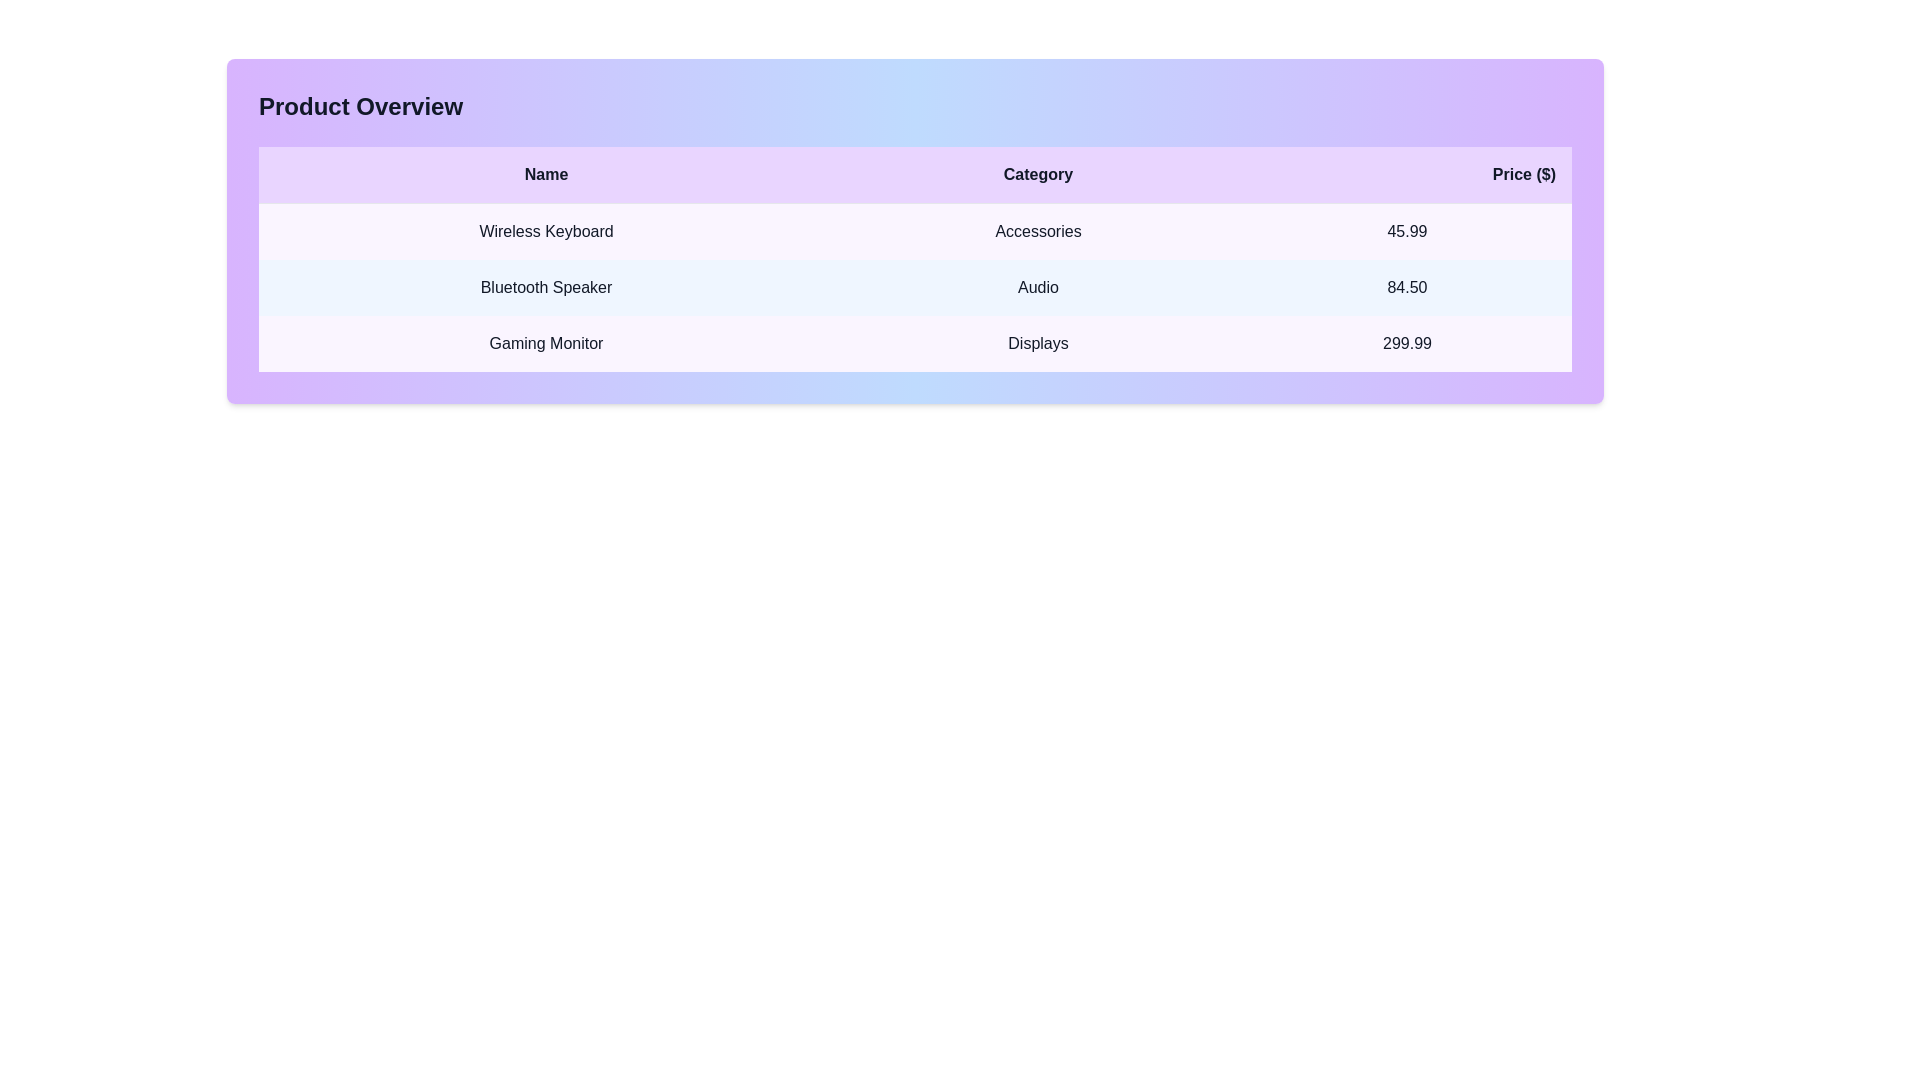 The image size is (1920, 1080). I want to click on the label displaying the price '299.99' in the last column of the third row of the 'Product Overview' table with a lavender background, so click(1406, 342).